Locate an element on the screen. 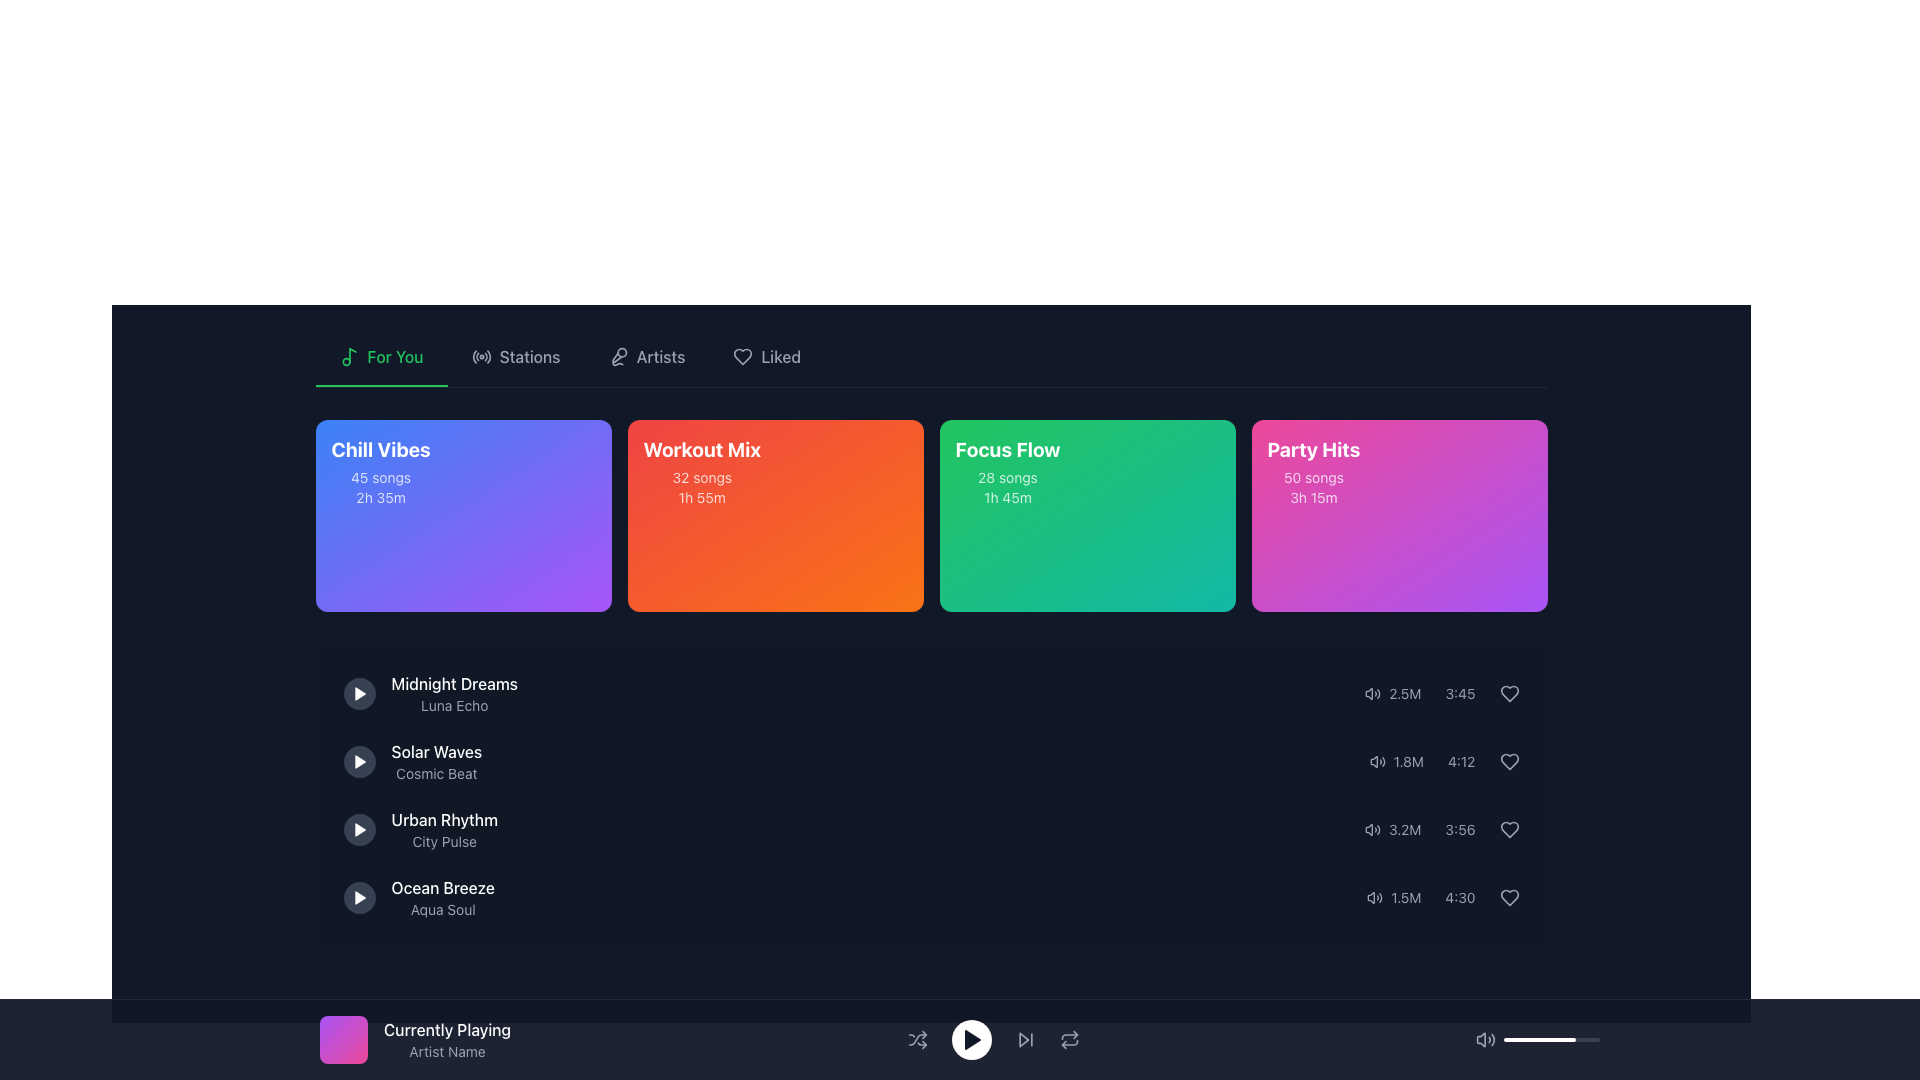  the play button for the 'Ocean Breeze' audio track located in the fourth row of the list on the left side of the text 'Ocean Breeze' and 'Aqua Soul' is located at coordinates (359, 897).